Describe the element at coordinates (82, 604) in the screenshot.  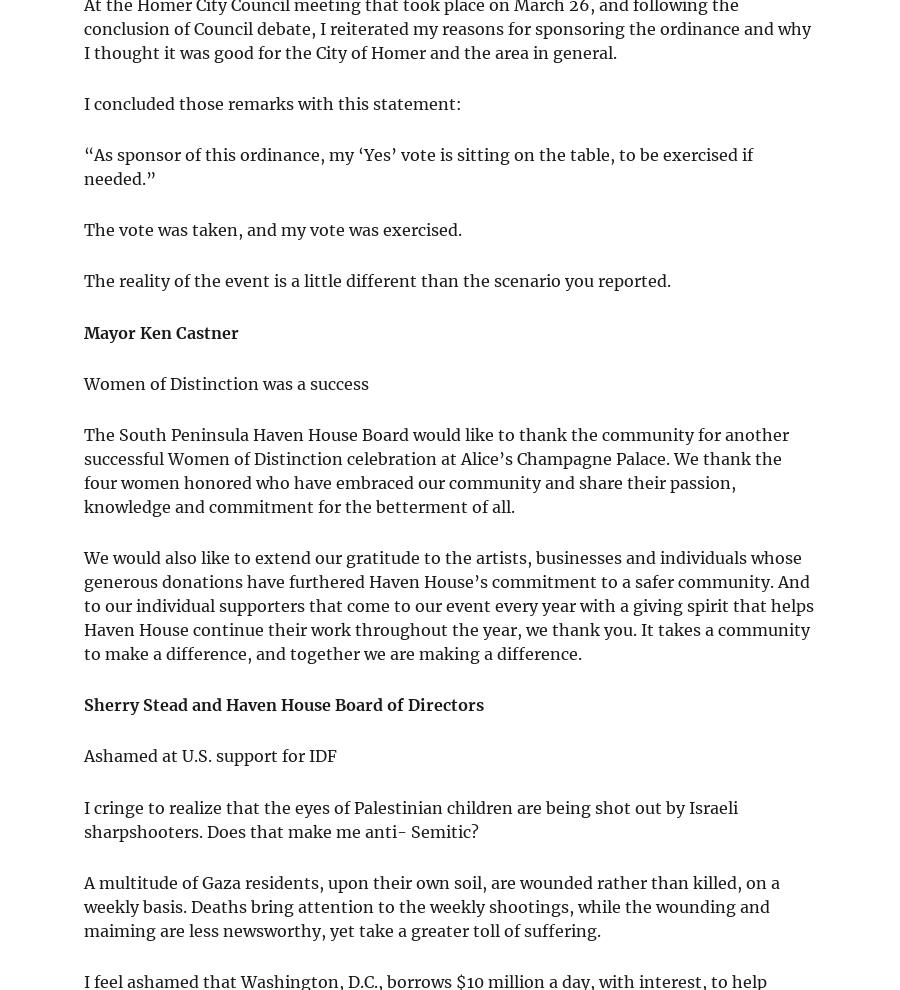
I see `'We would also like to extend our gratitude to the artists, businesses and individuals whose generous donations have furthered Haven House’s commitment to a safer community. And to our individual supporters that come to our event every year with a giving spirit that helps Haven House continue their work throughout the year, we thank you. It takes a community to make a difference, and together we are making a difference.'` at that location.